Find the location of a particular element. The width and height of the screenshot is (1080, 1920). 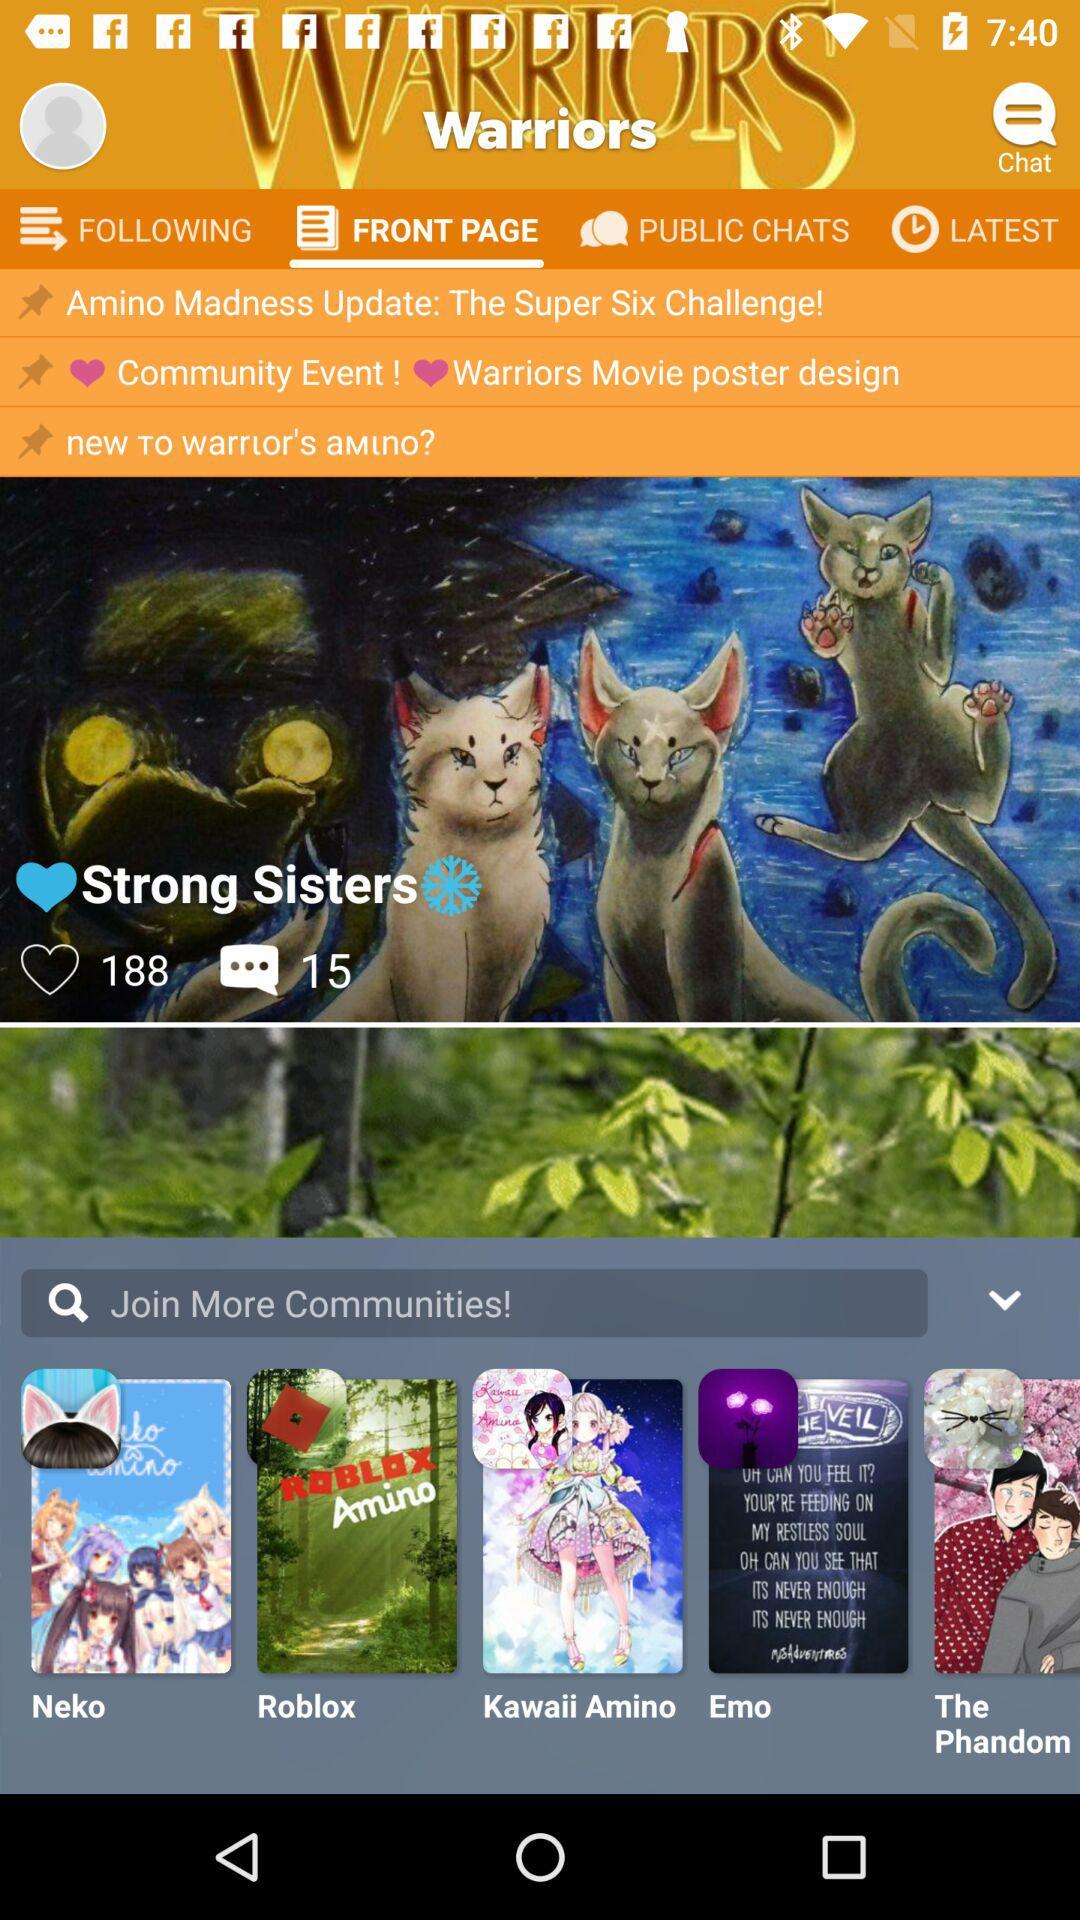

the expand_more icon is located at coordinates (1003, 1297).